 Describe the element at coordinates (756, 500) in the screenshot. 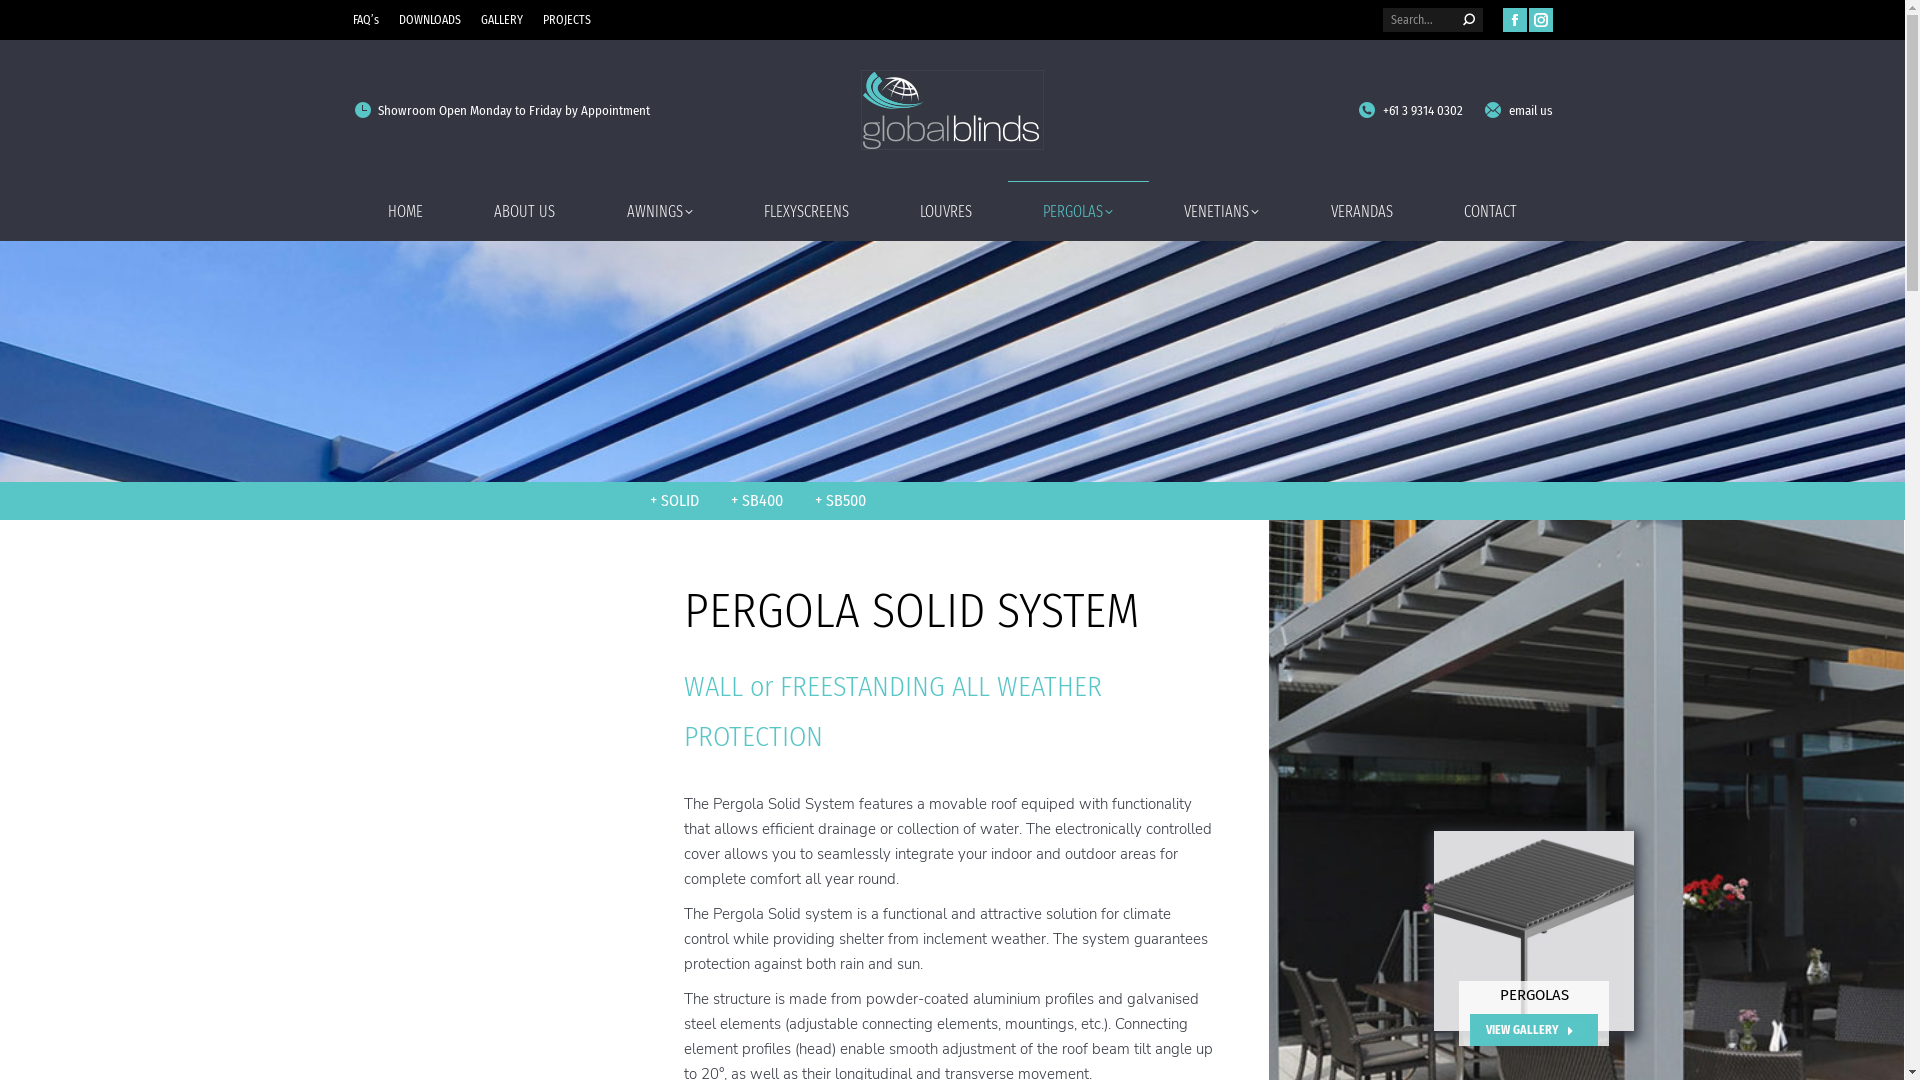

I see `'+ SB400'` at that location.